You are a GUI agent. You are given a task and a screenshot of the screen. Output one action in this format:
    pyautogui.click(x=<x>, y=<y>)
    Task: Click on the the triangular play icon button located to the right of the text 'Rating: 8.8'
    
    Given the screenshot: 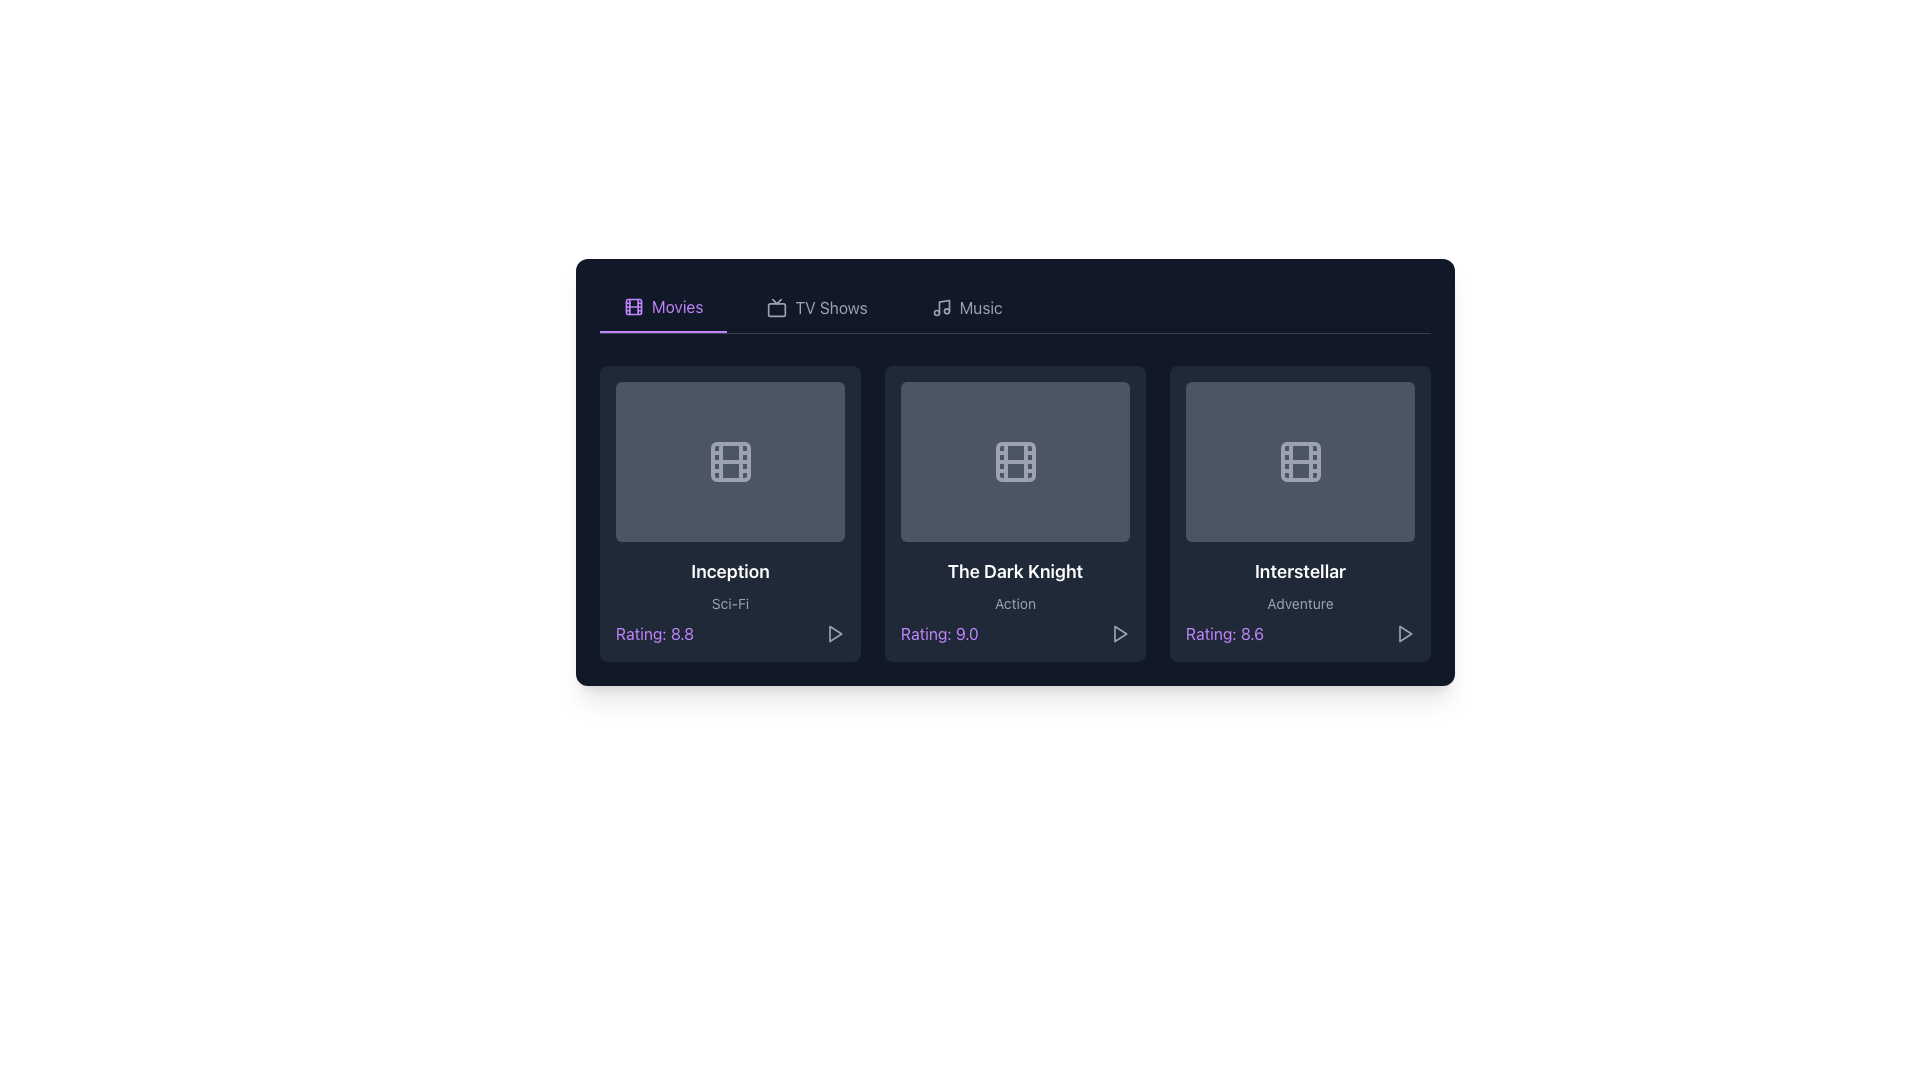 What is the action you would take?
    pyautogui.click(x=835, y=633)
    